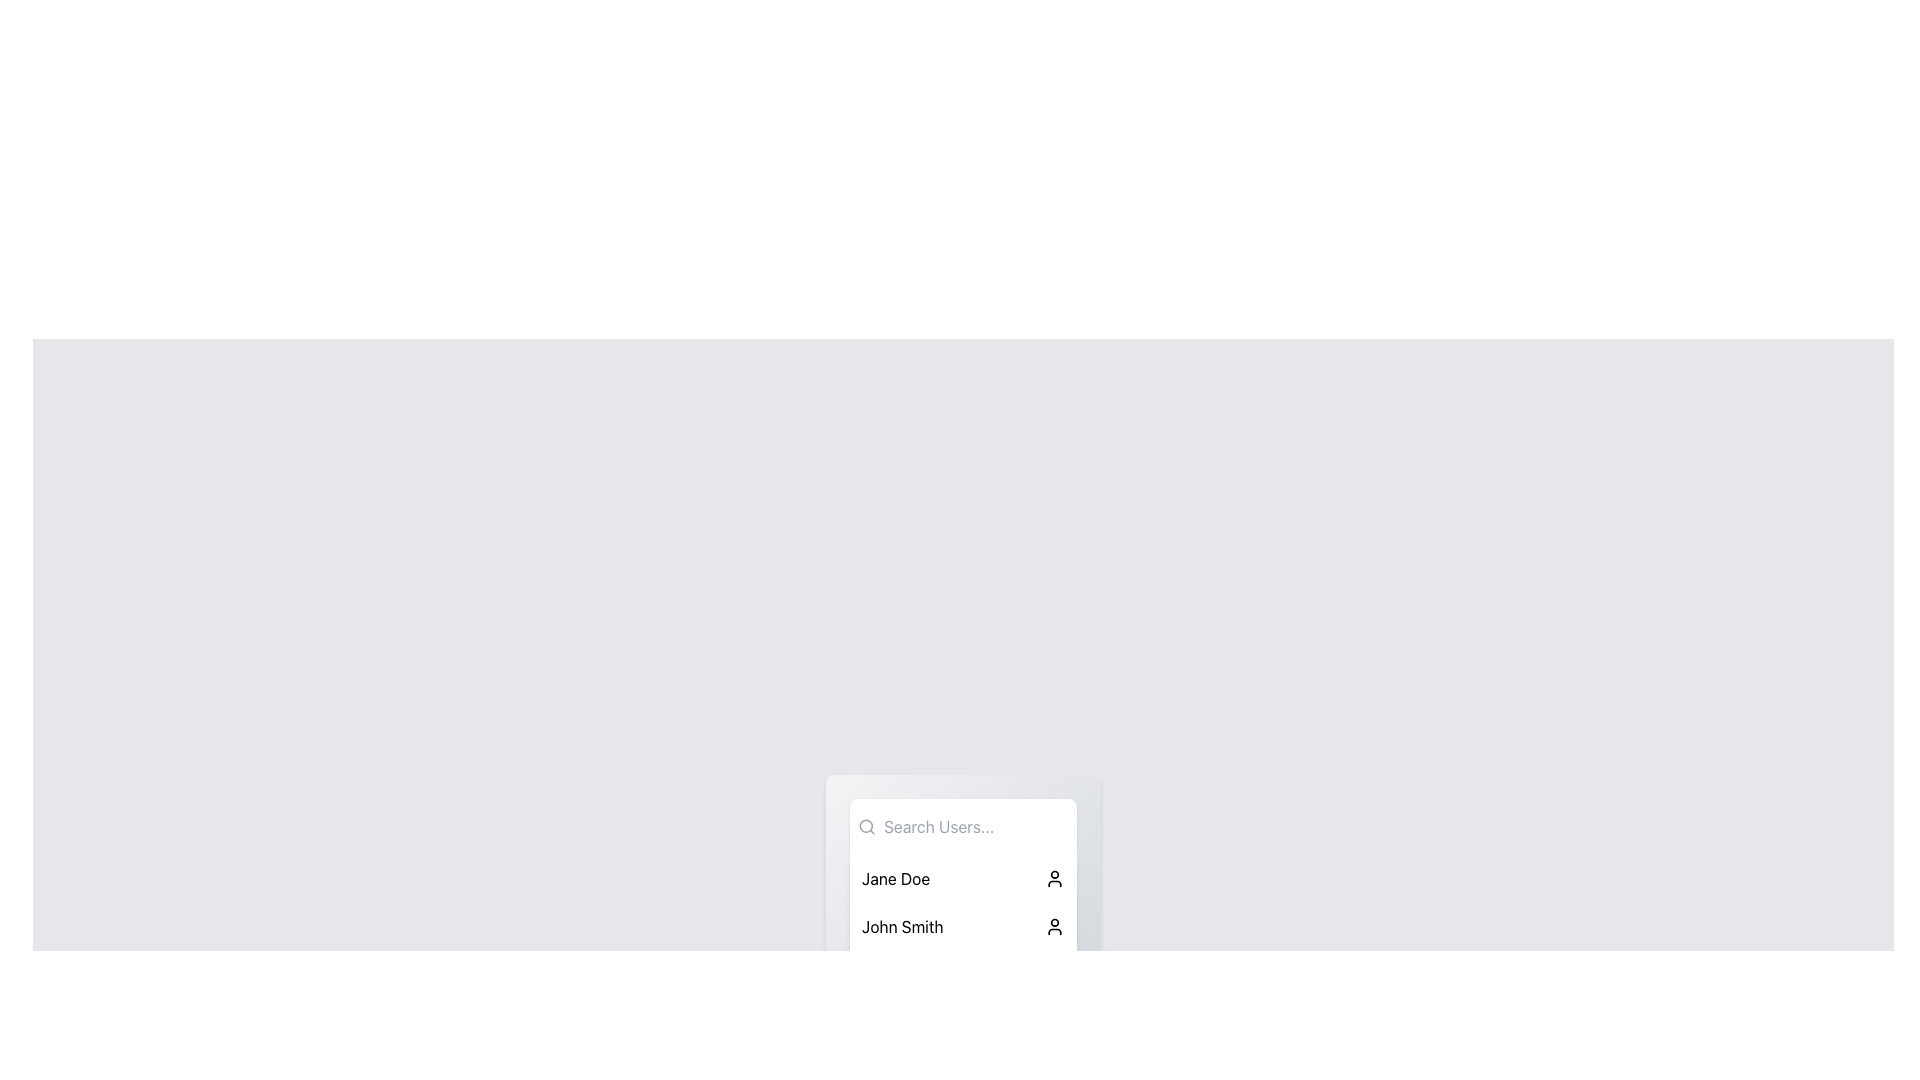  I want to click on the user entries in the dropdown list located below the search bar and above the bottom edge of the containing box, so click(963, 897).